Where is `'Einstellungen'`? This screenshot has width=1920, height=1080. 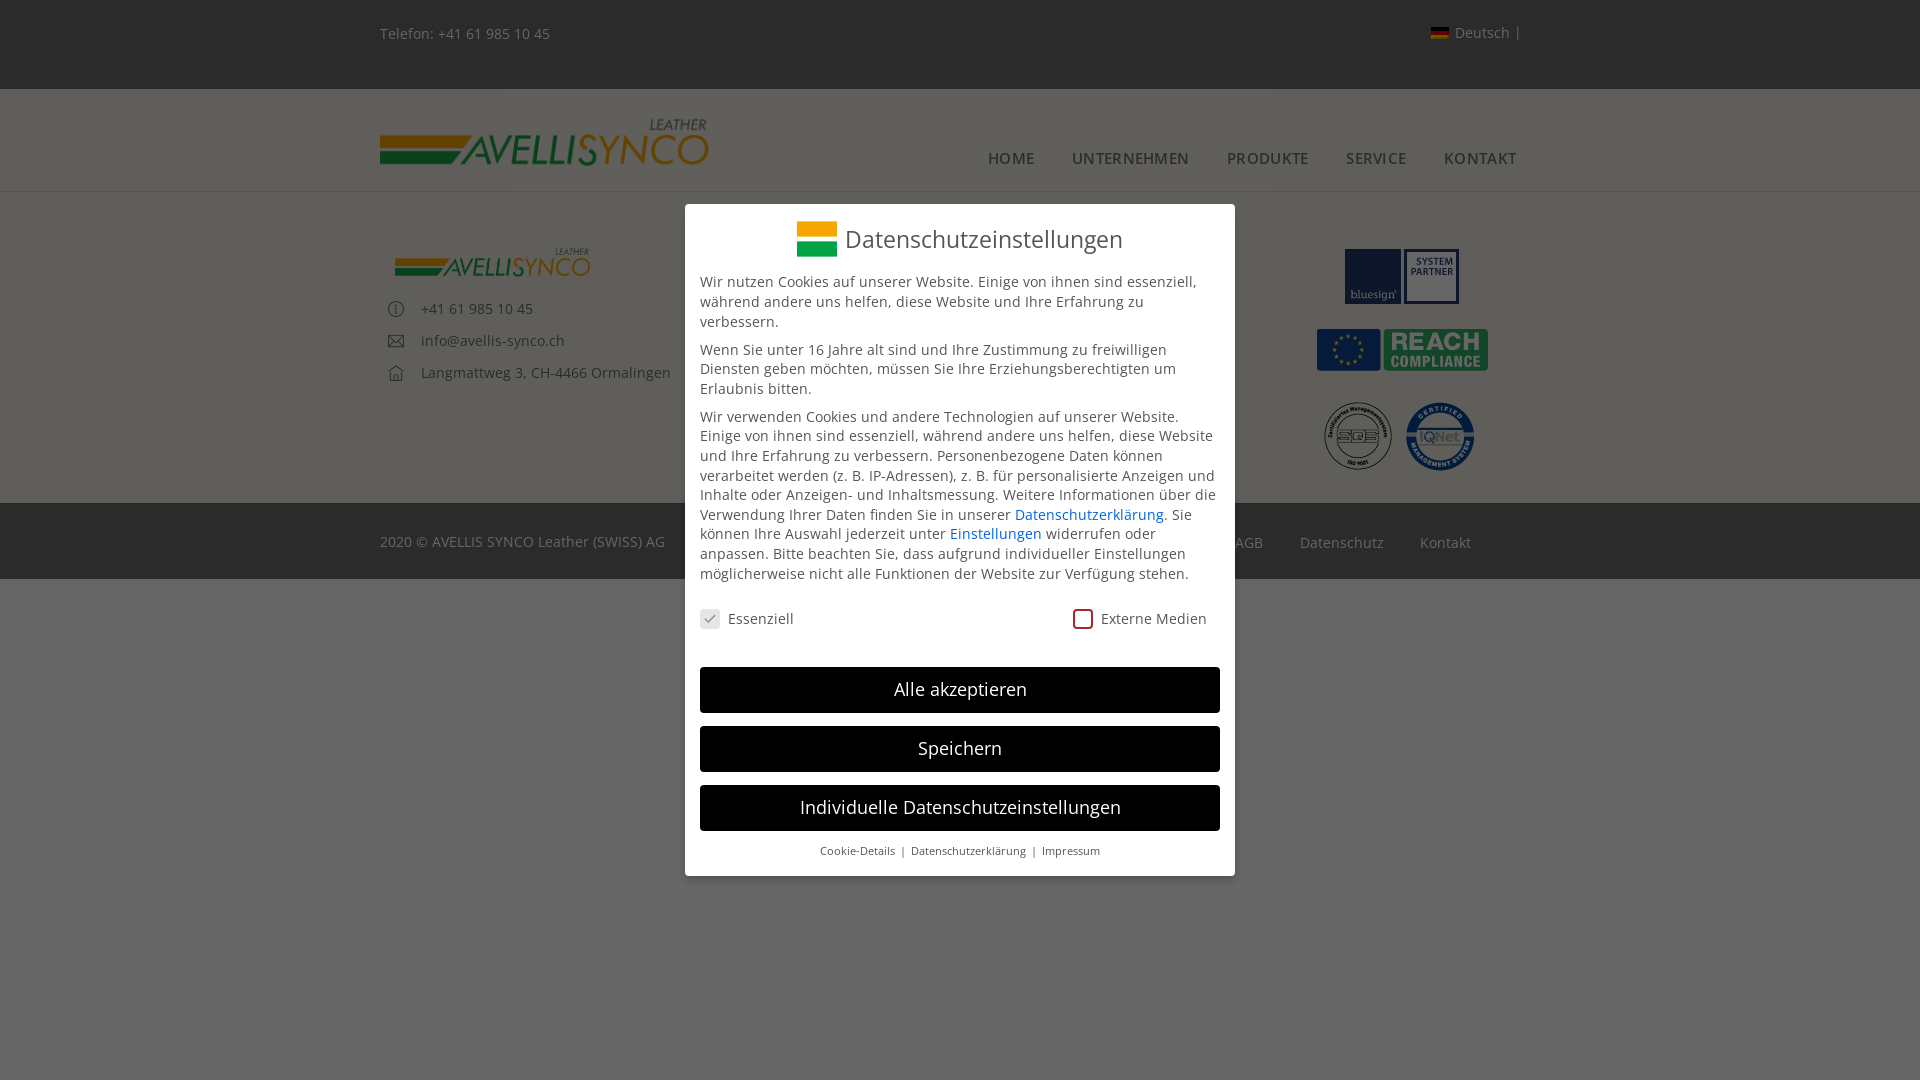
'Einstellungen' is located at coordinates (949, 532).